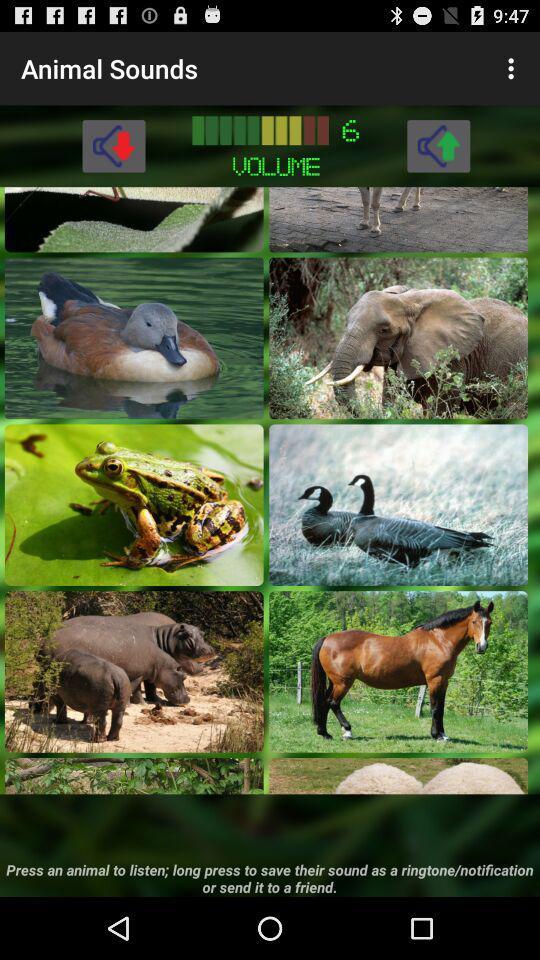 The image size is (540, 960). What do you see at coordinates (398, 503) in the screenshot?
I see `animal` at bounding box center [398, 503].